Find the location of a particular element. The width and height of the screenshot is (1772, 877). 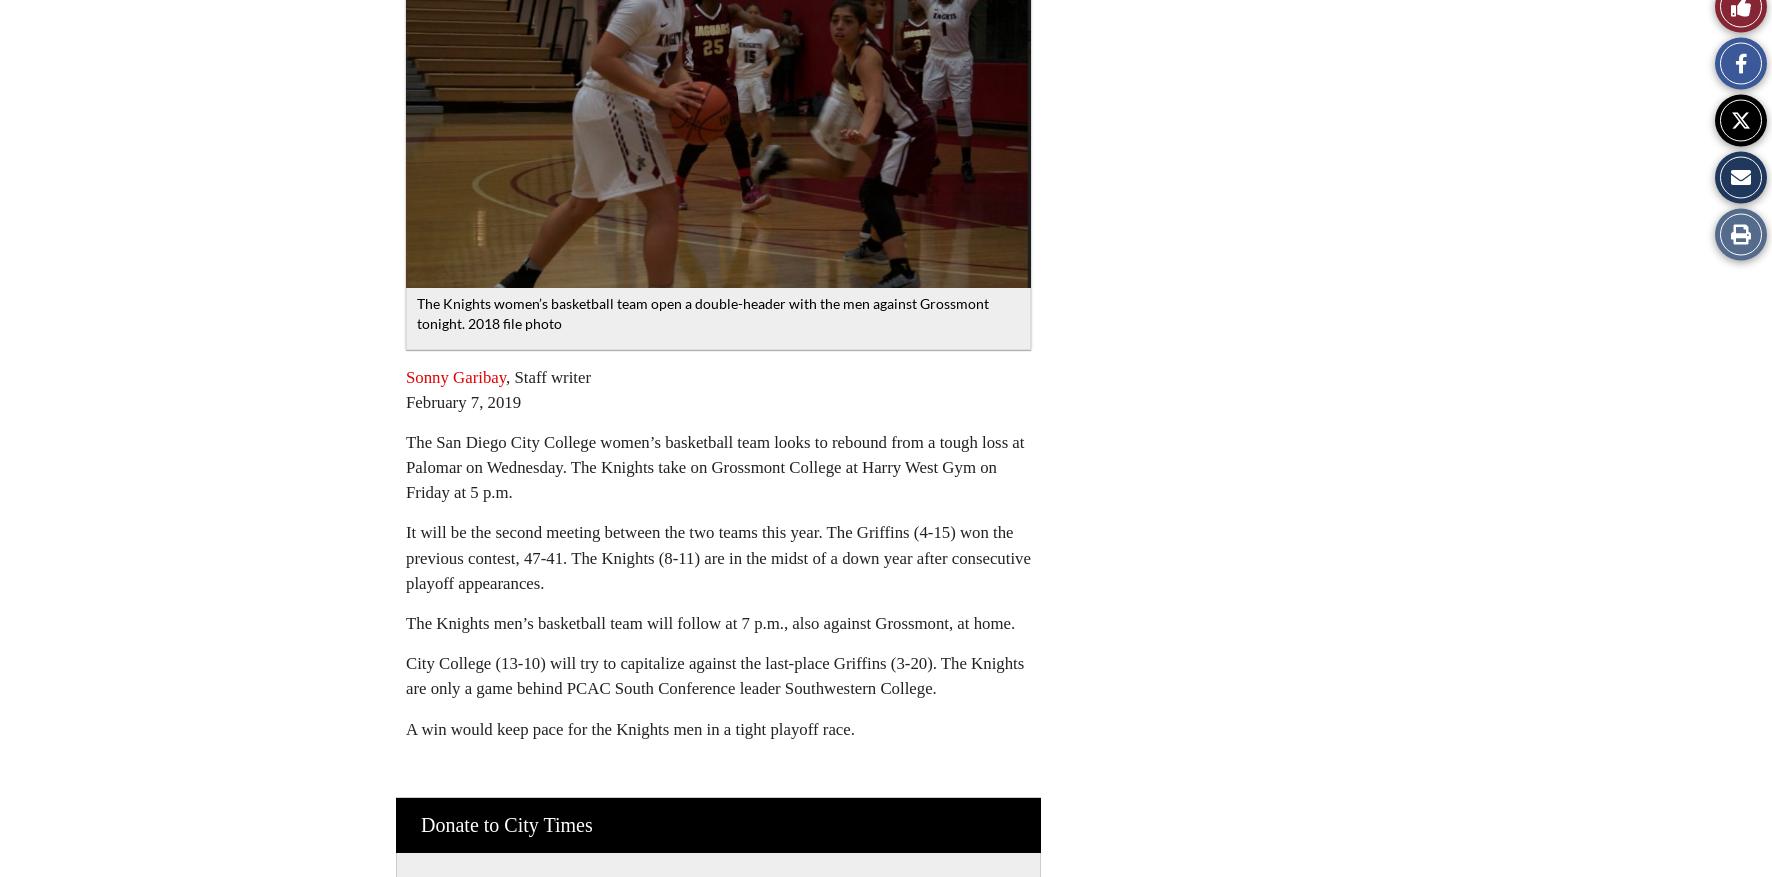

'The Knights men’s basketball team will follow at 7 p.m., also against Grossmont, at home.' is located at coordinates (709, 622).